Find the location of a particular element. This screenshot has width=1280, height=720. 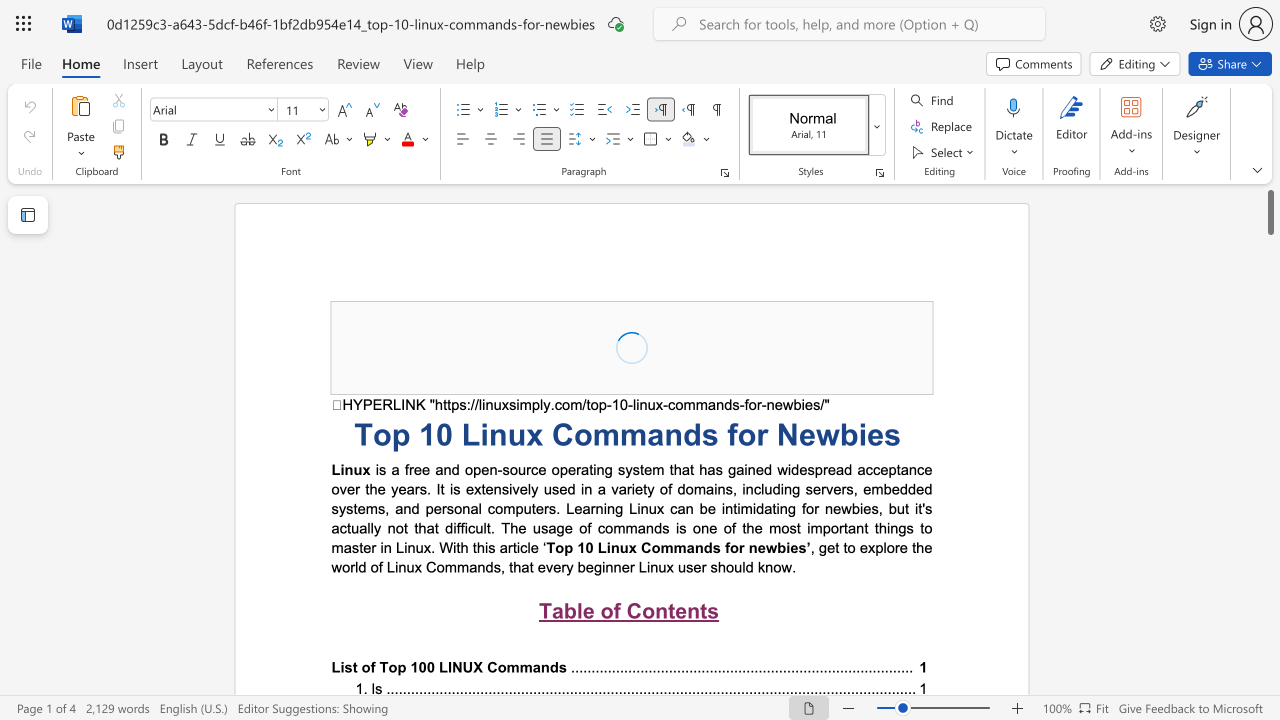

the scrollbar to move the page downward is located at coordinates (1269, 490).